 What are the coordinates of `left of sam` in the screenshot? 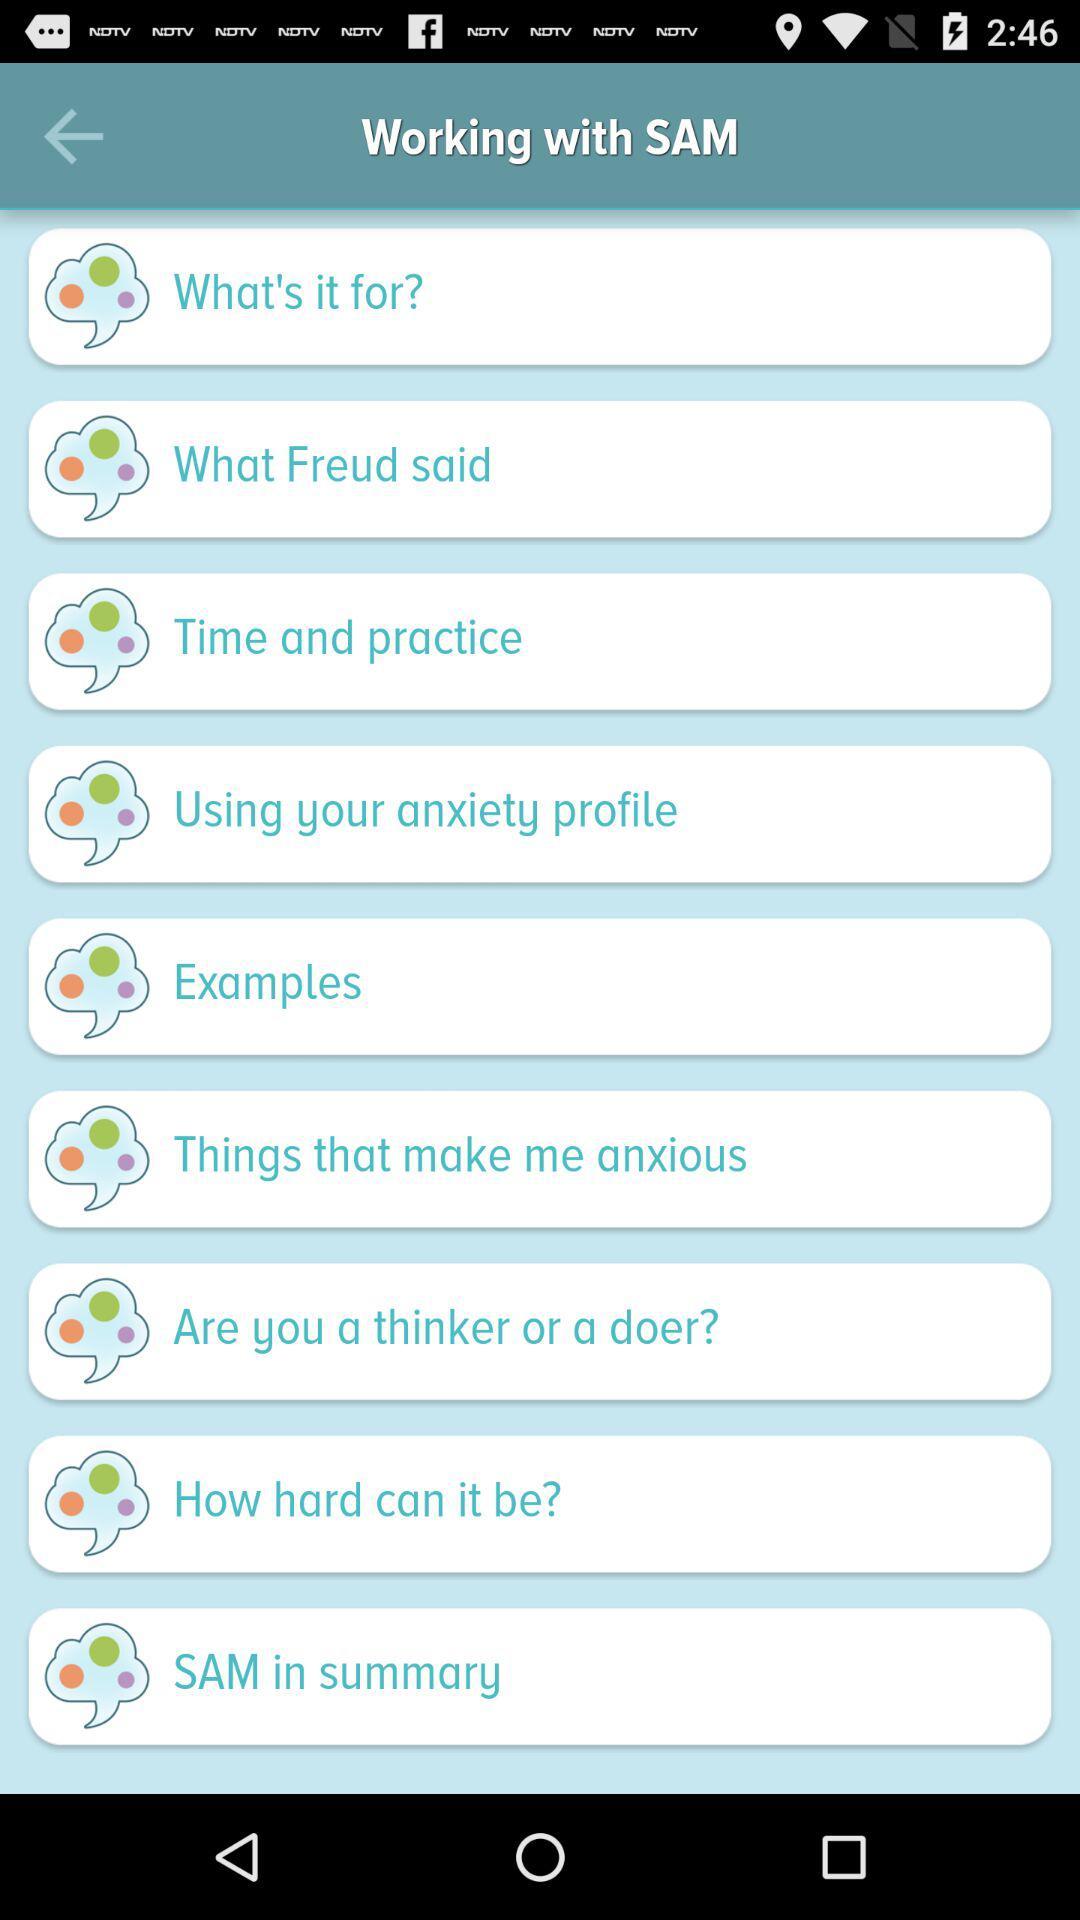 It's located at (96, 1676).